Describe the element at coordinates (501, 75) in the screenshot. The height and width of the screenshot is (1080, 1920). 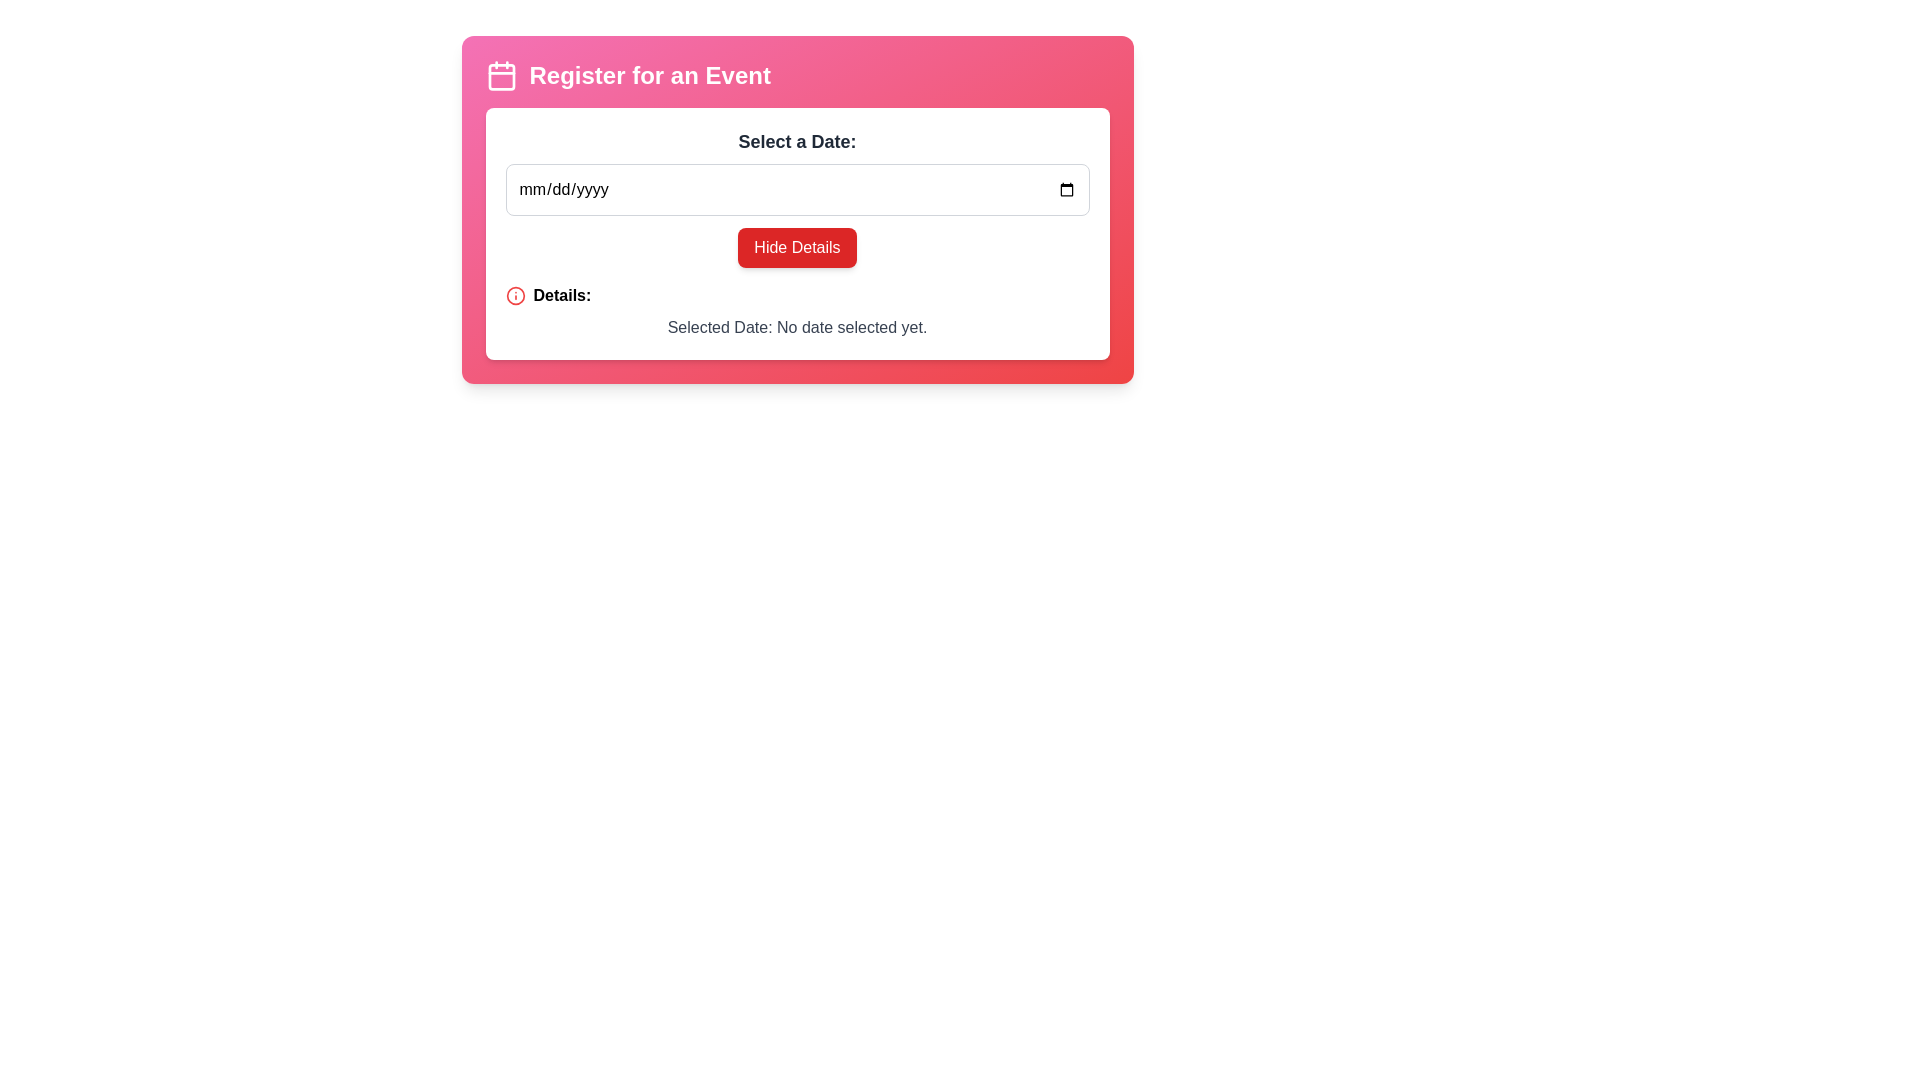
I see `the calendar icon located to the left of the 'Register for an Event' header text at the top of the card layout` at that location.